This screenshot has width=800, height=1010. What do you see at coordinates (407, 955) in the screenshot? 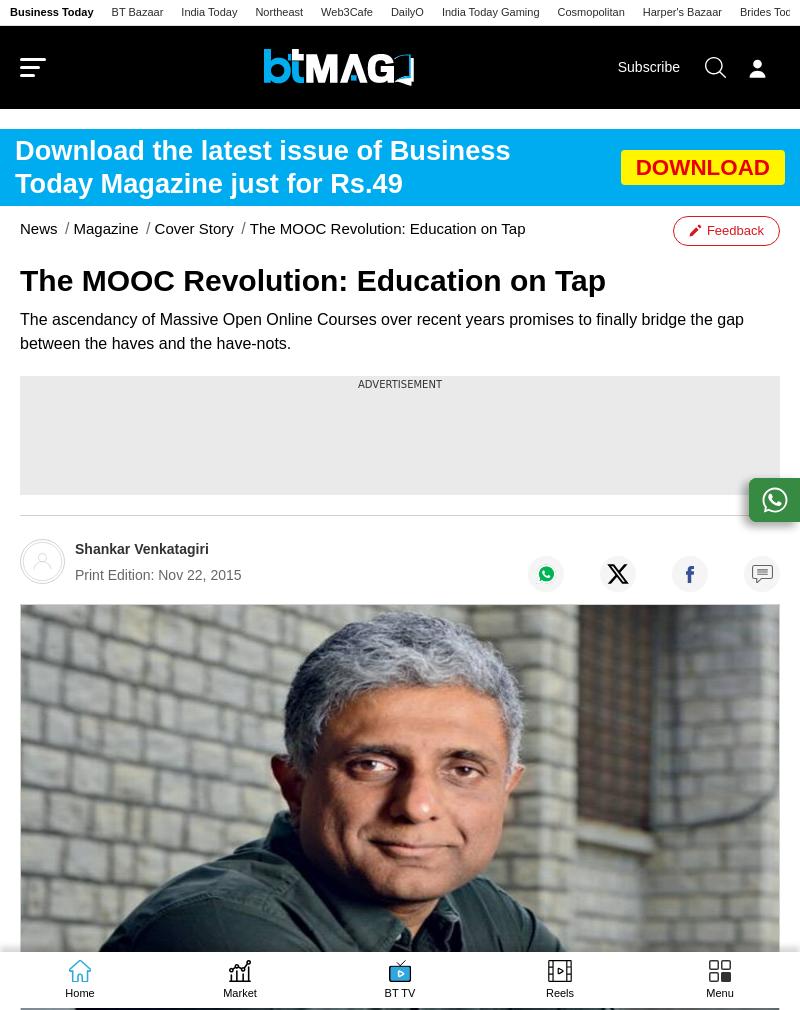
I see `'Almost 700 out of 770 OpenAI employees threaten to quit and join Microsoft, Sam Altman can still make a comeback'` at bounding box center [407, 955].